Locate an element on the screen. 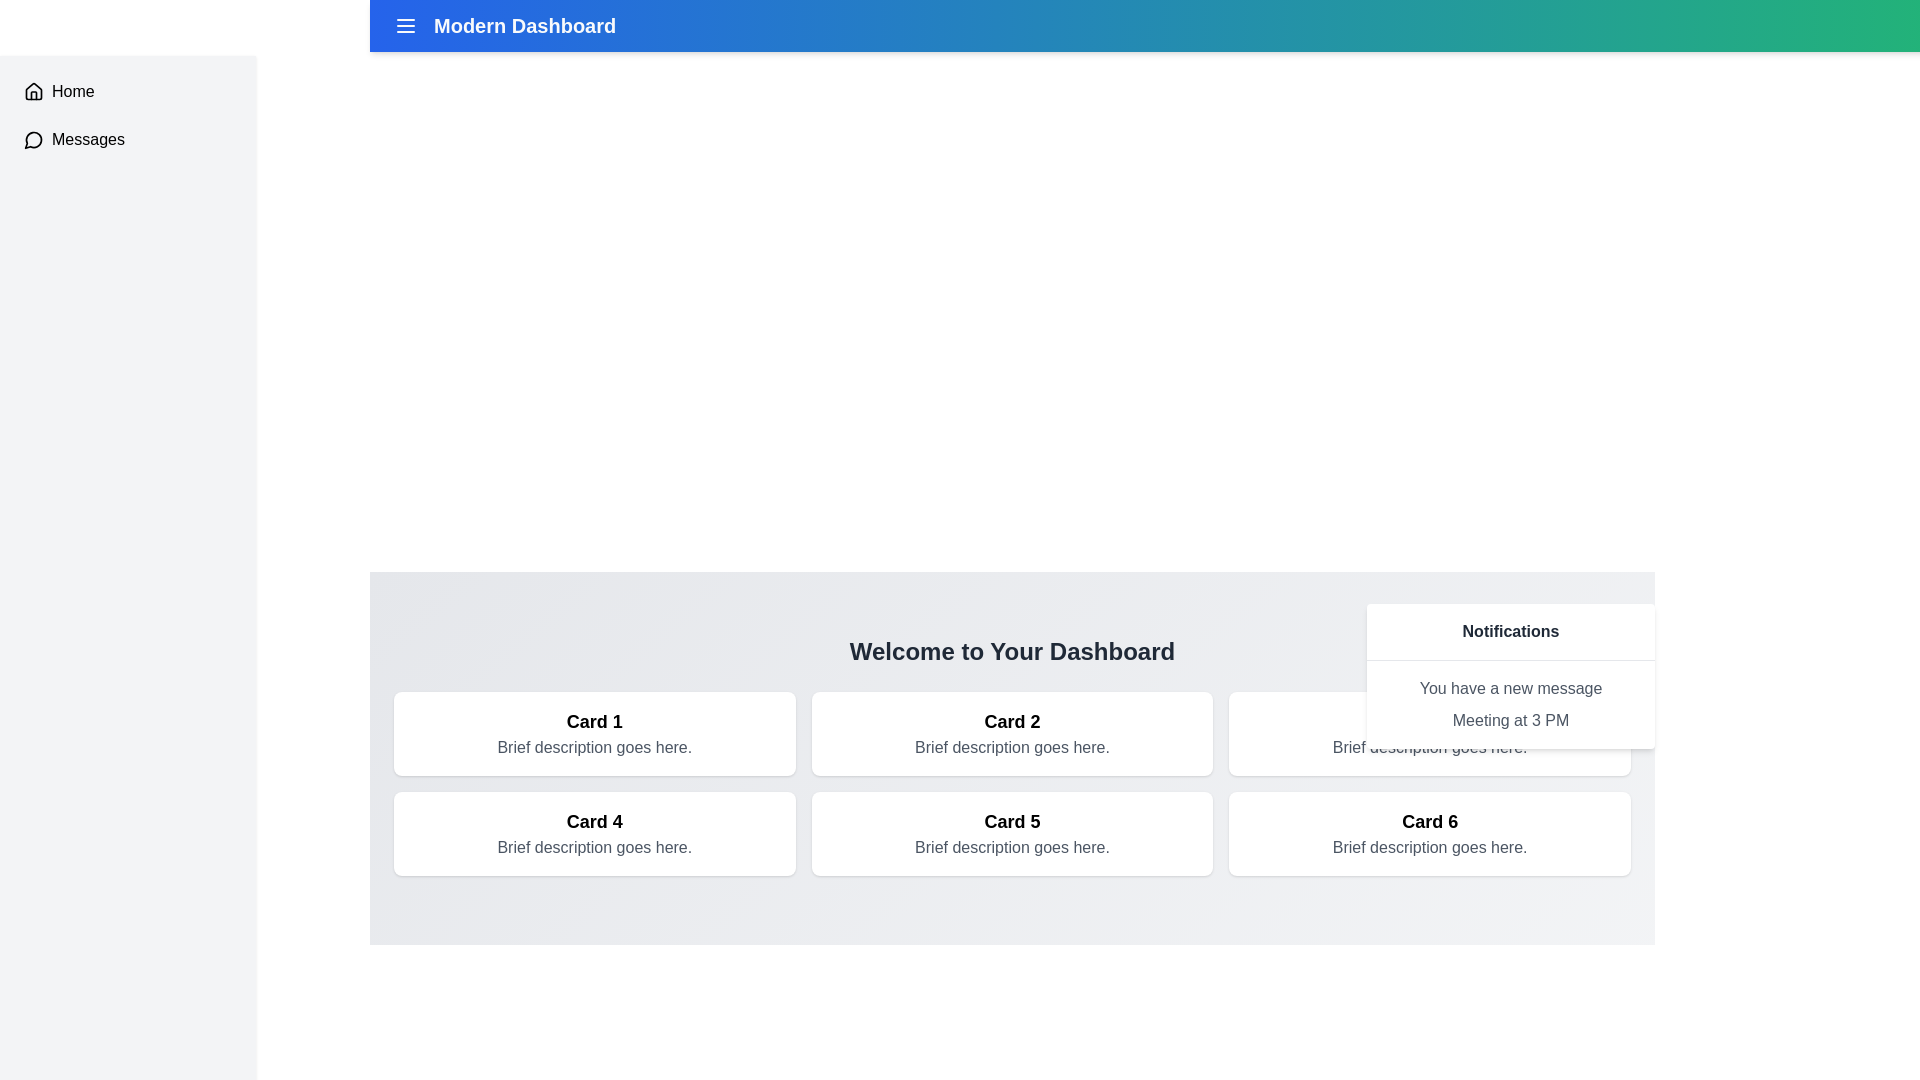  the notification box with a white background and gray text, which contains the title 'Notifications' and is located on the right side of the dashboard, above the cards is located at coordinates (1511, 675).